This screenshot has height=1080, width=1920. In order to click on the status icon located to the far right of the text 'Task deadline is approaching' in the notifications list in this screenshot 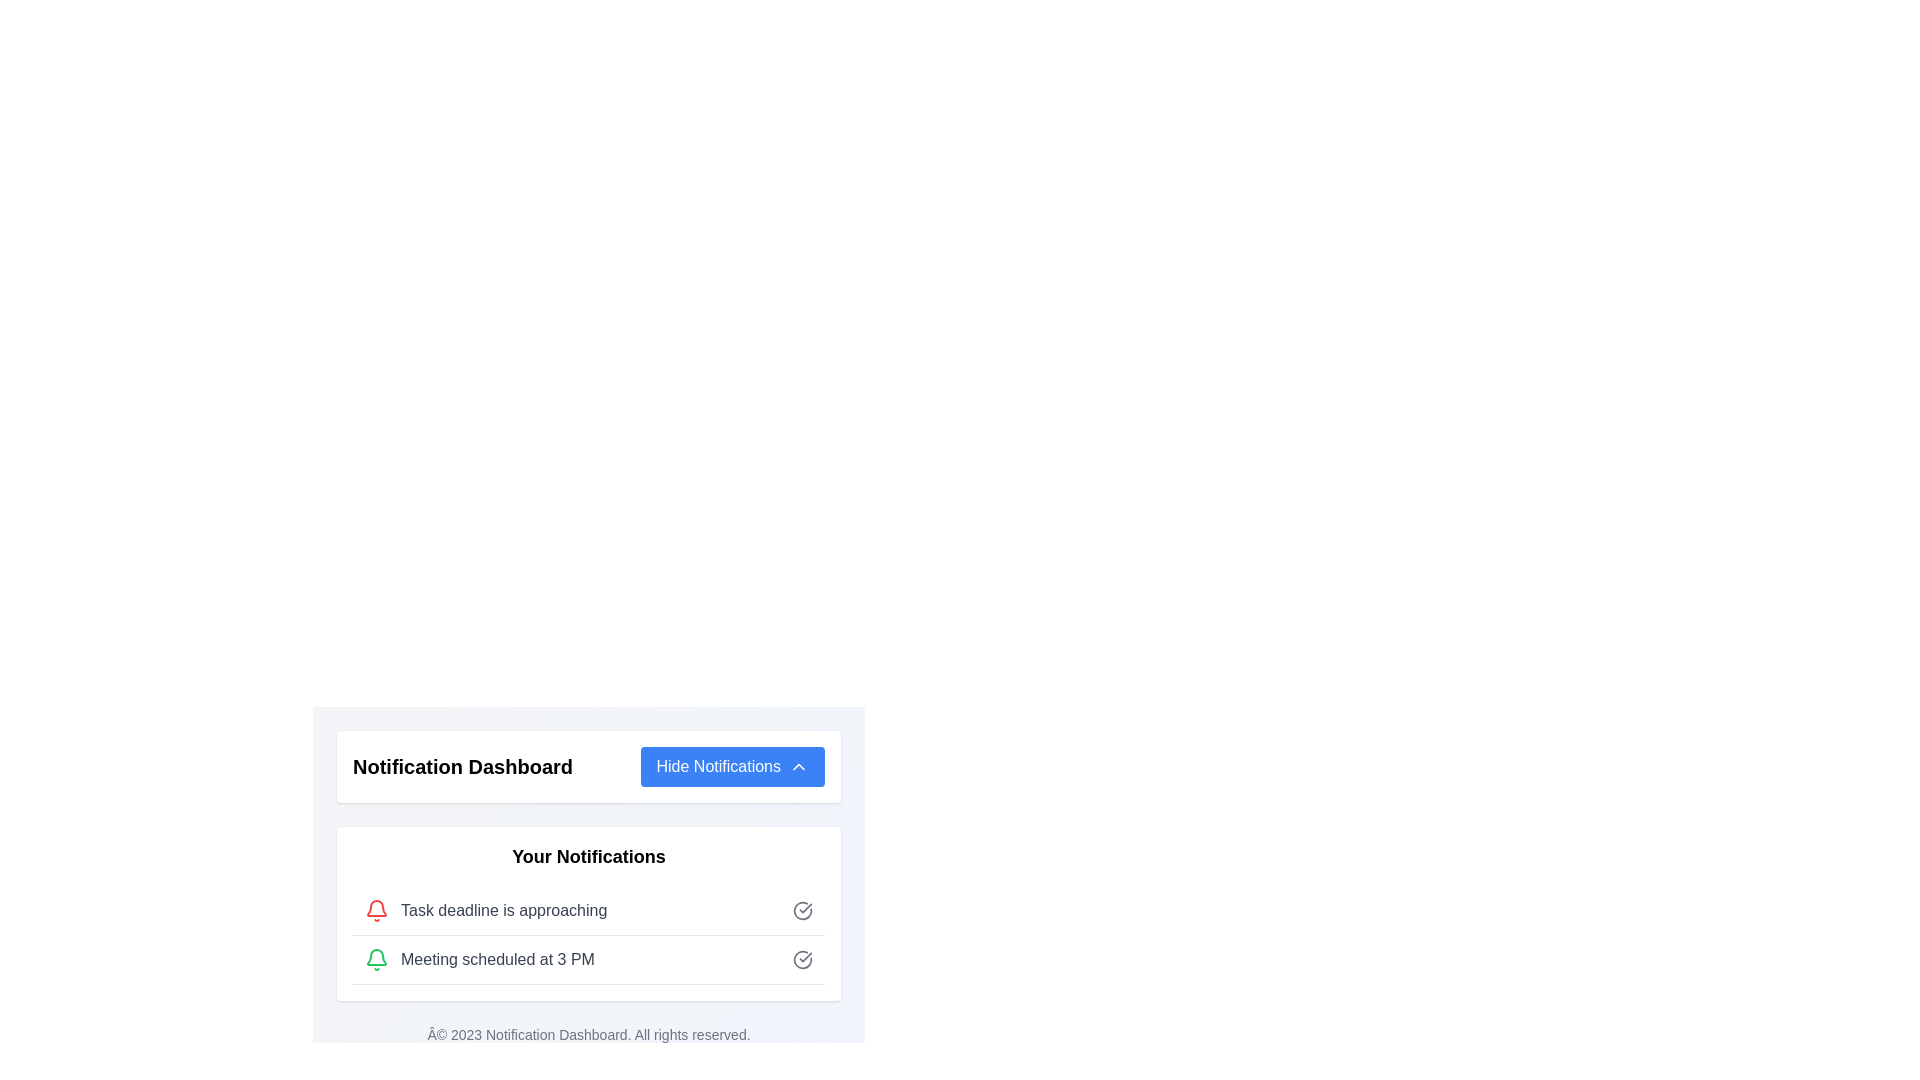, I will do `click(802, 910)`.